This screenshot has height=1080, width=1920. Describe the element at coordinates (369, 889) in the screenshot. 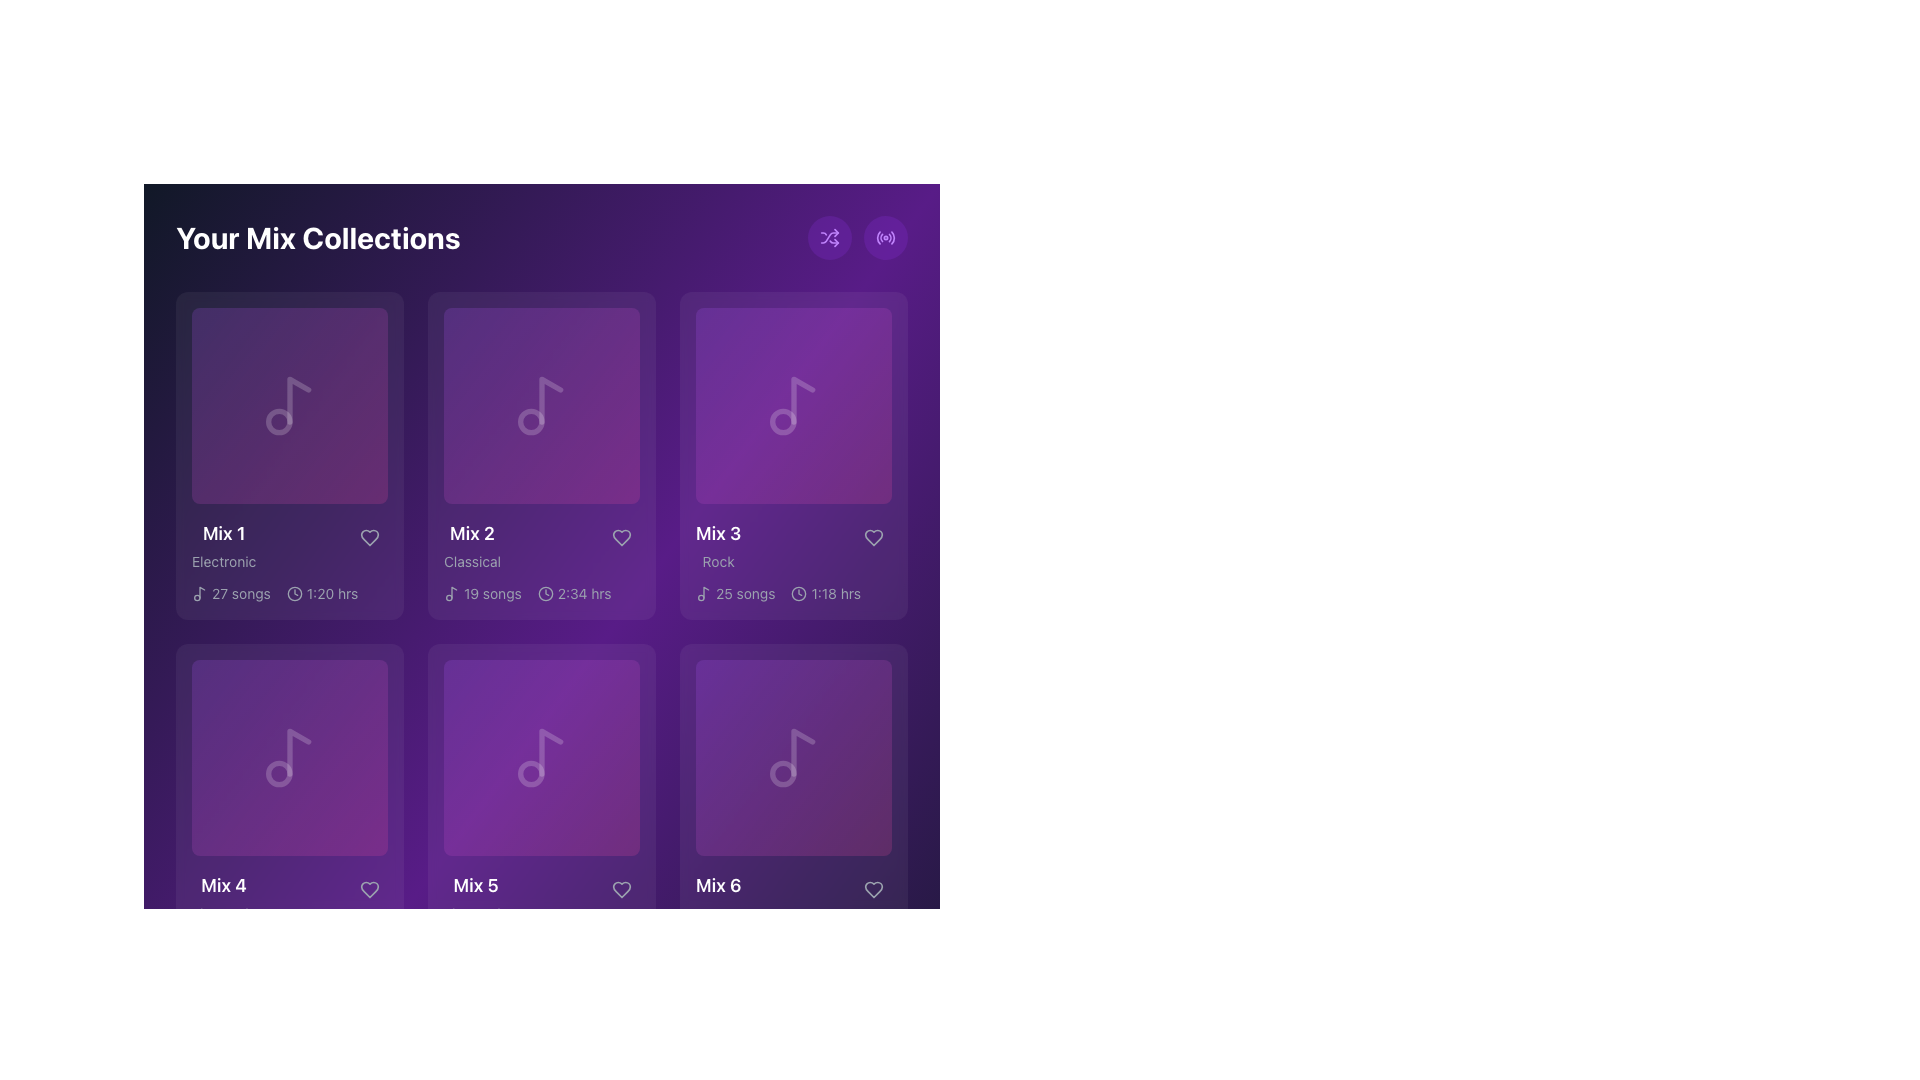

I see `the heart icon button located in the bottom-right corner of the 'Mix 4' section for potential additional interactions` at that location.